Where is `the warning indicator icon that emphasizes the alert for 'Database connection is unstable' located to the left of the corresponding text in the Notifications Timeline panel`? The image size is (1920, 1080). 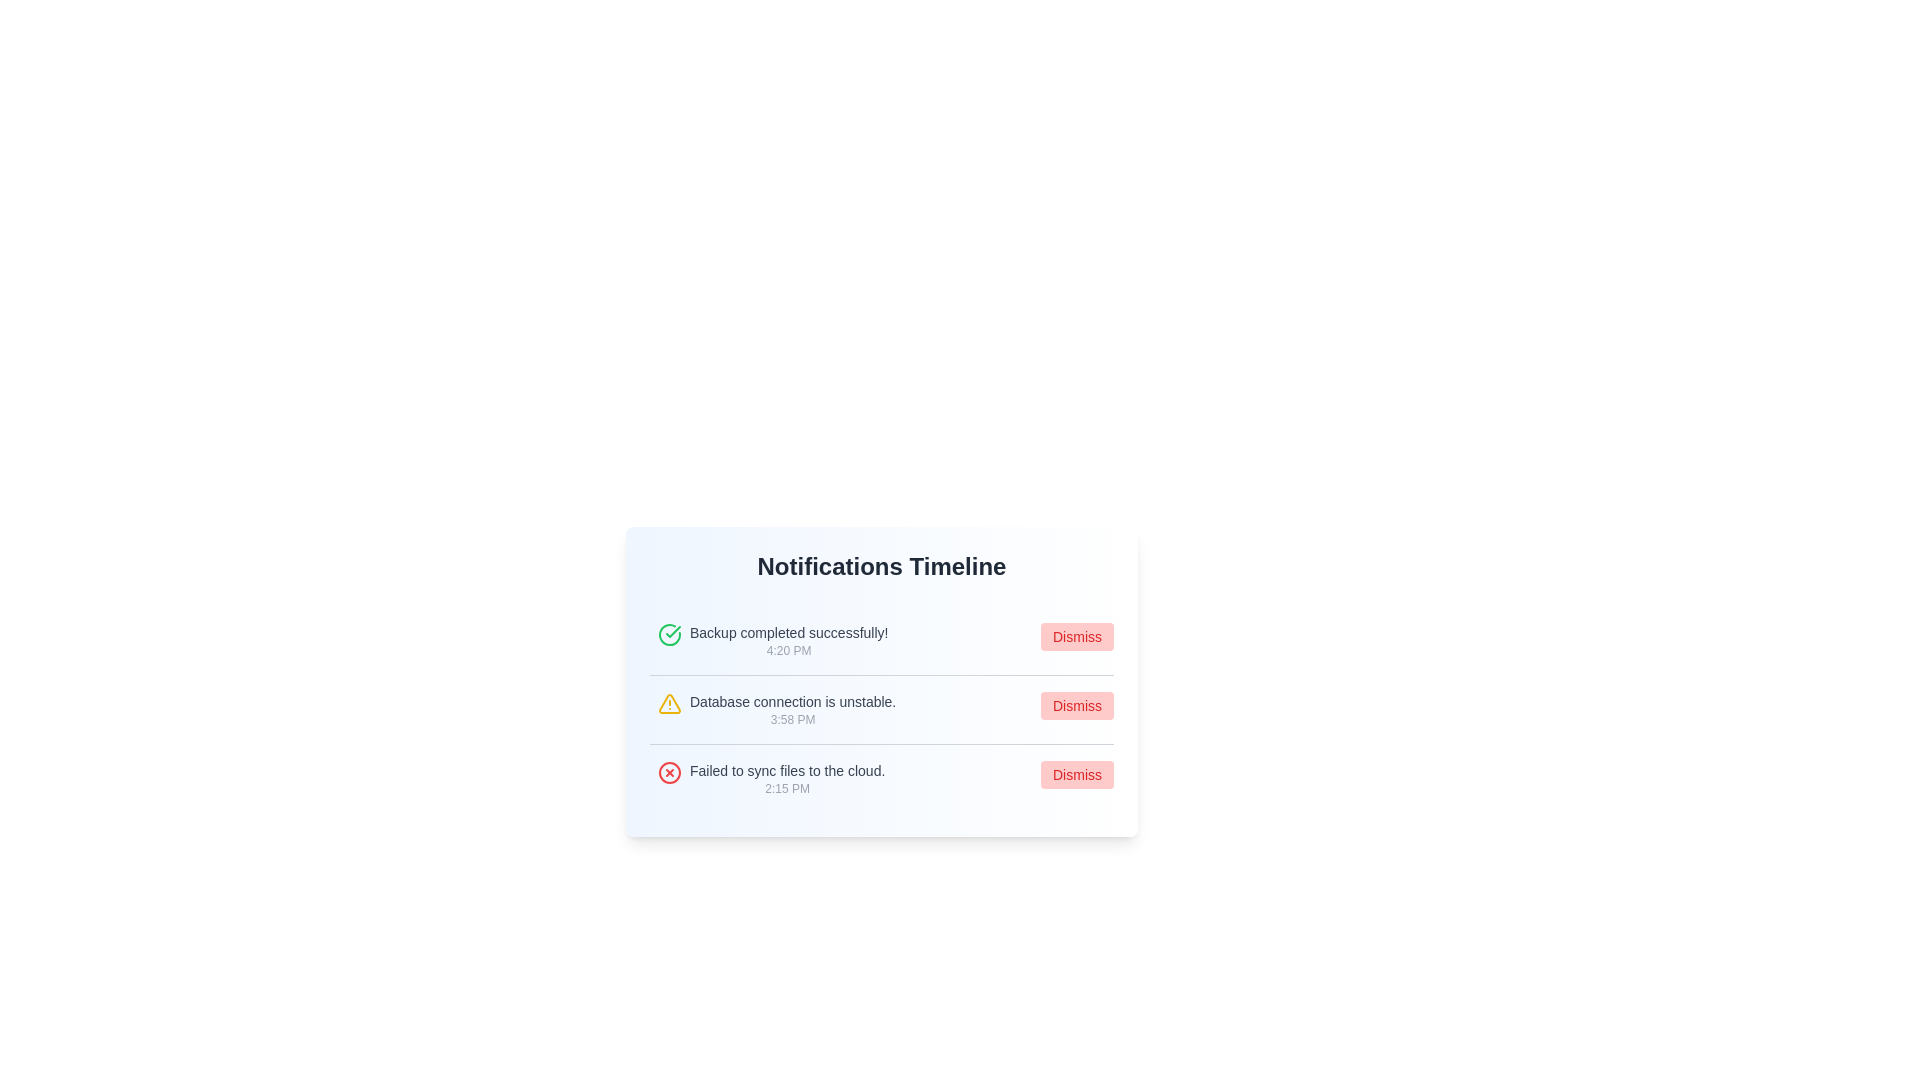 the warning indicator icon that emphasizes the alert for 'Database connection is unstable' located to the left of the corresponding text in the Notifications Timeline panel is located at coordinates (670, 702).